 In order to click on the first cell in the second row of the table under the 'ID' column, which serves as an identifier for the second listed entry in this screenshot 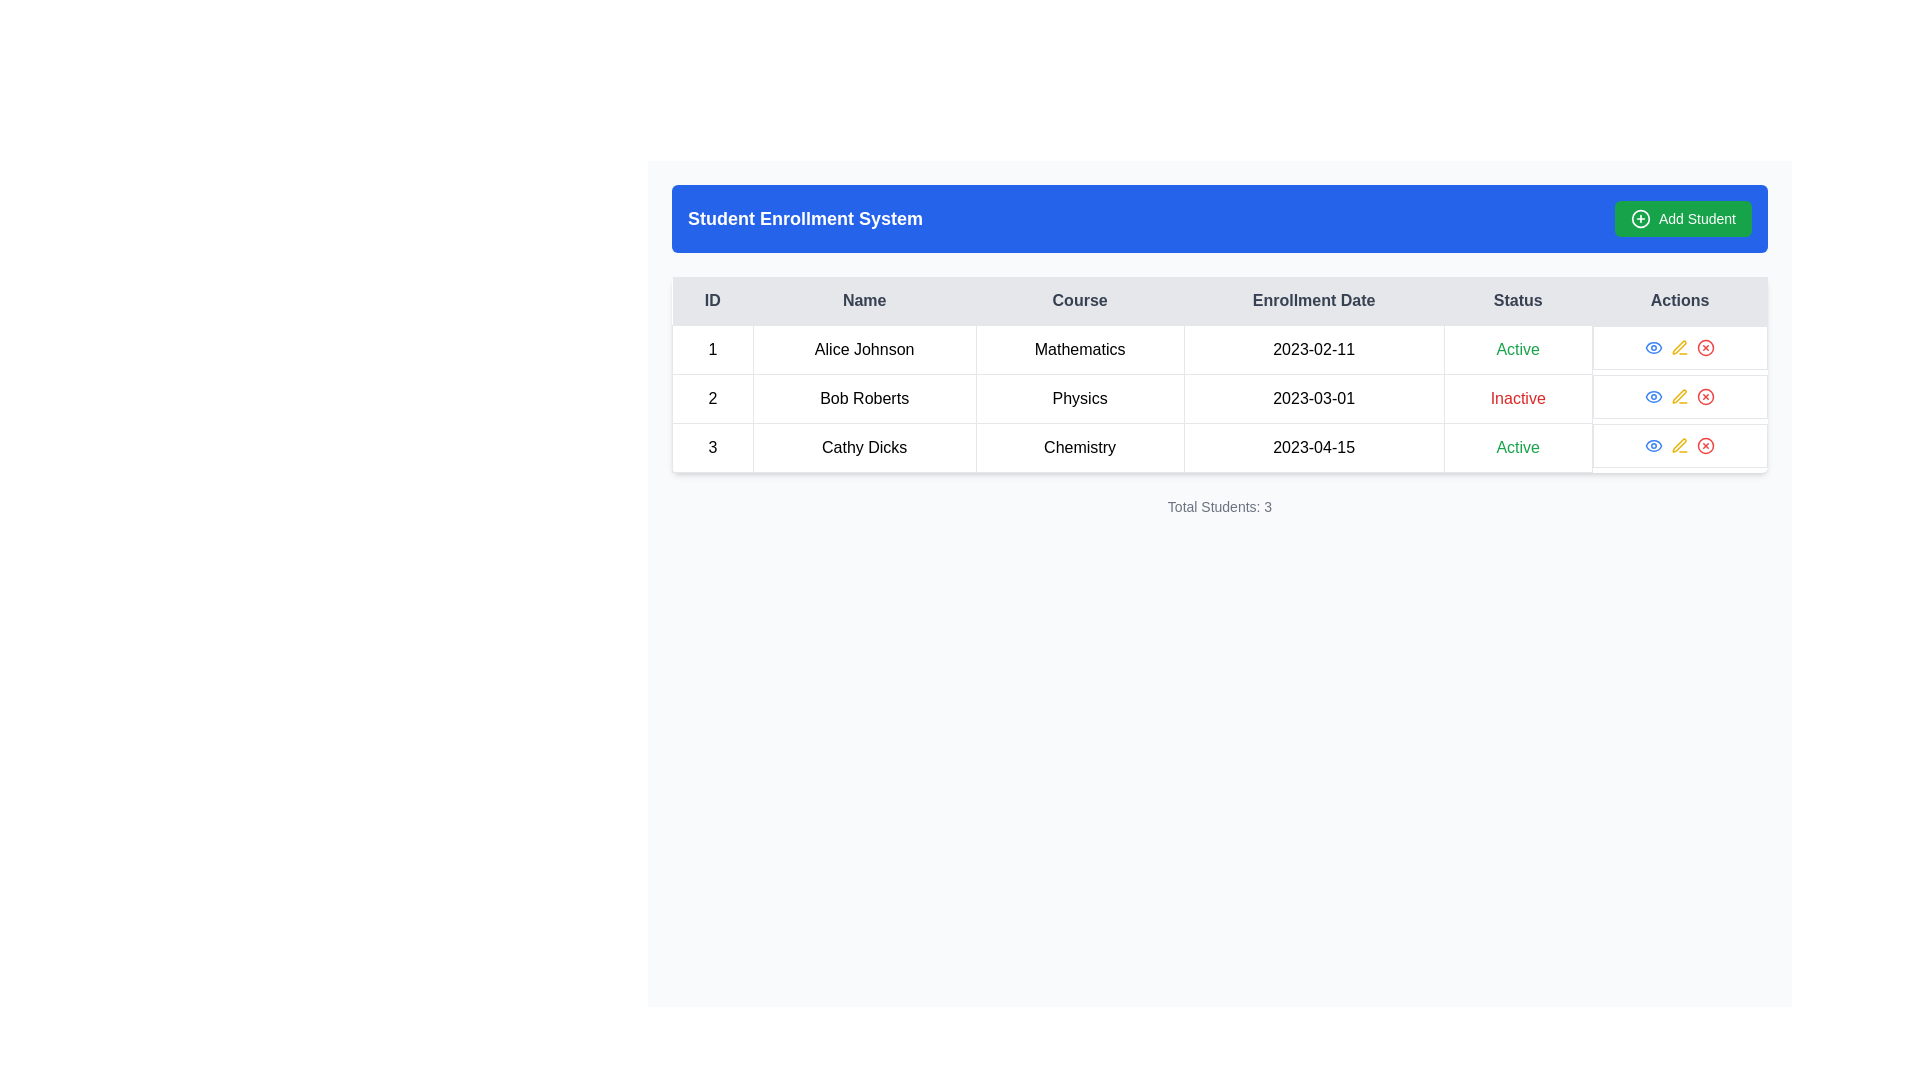, I will do `click(712, 398)`.